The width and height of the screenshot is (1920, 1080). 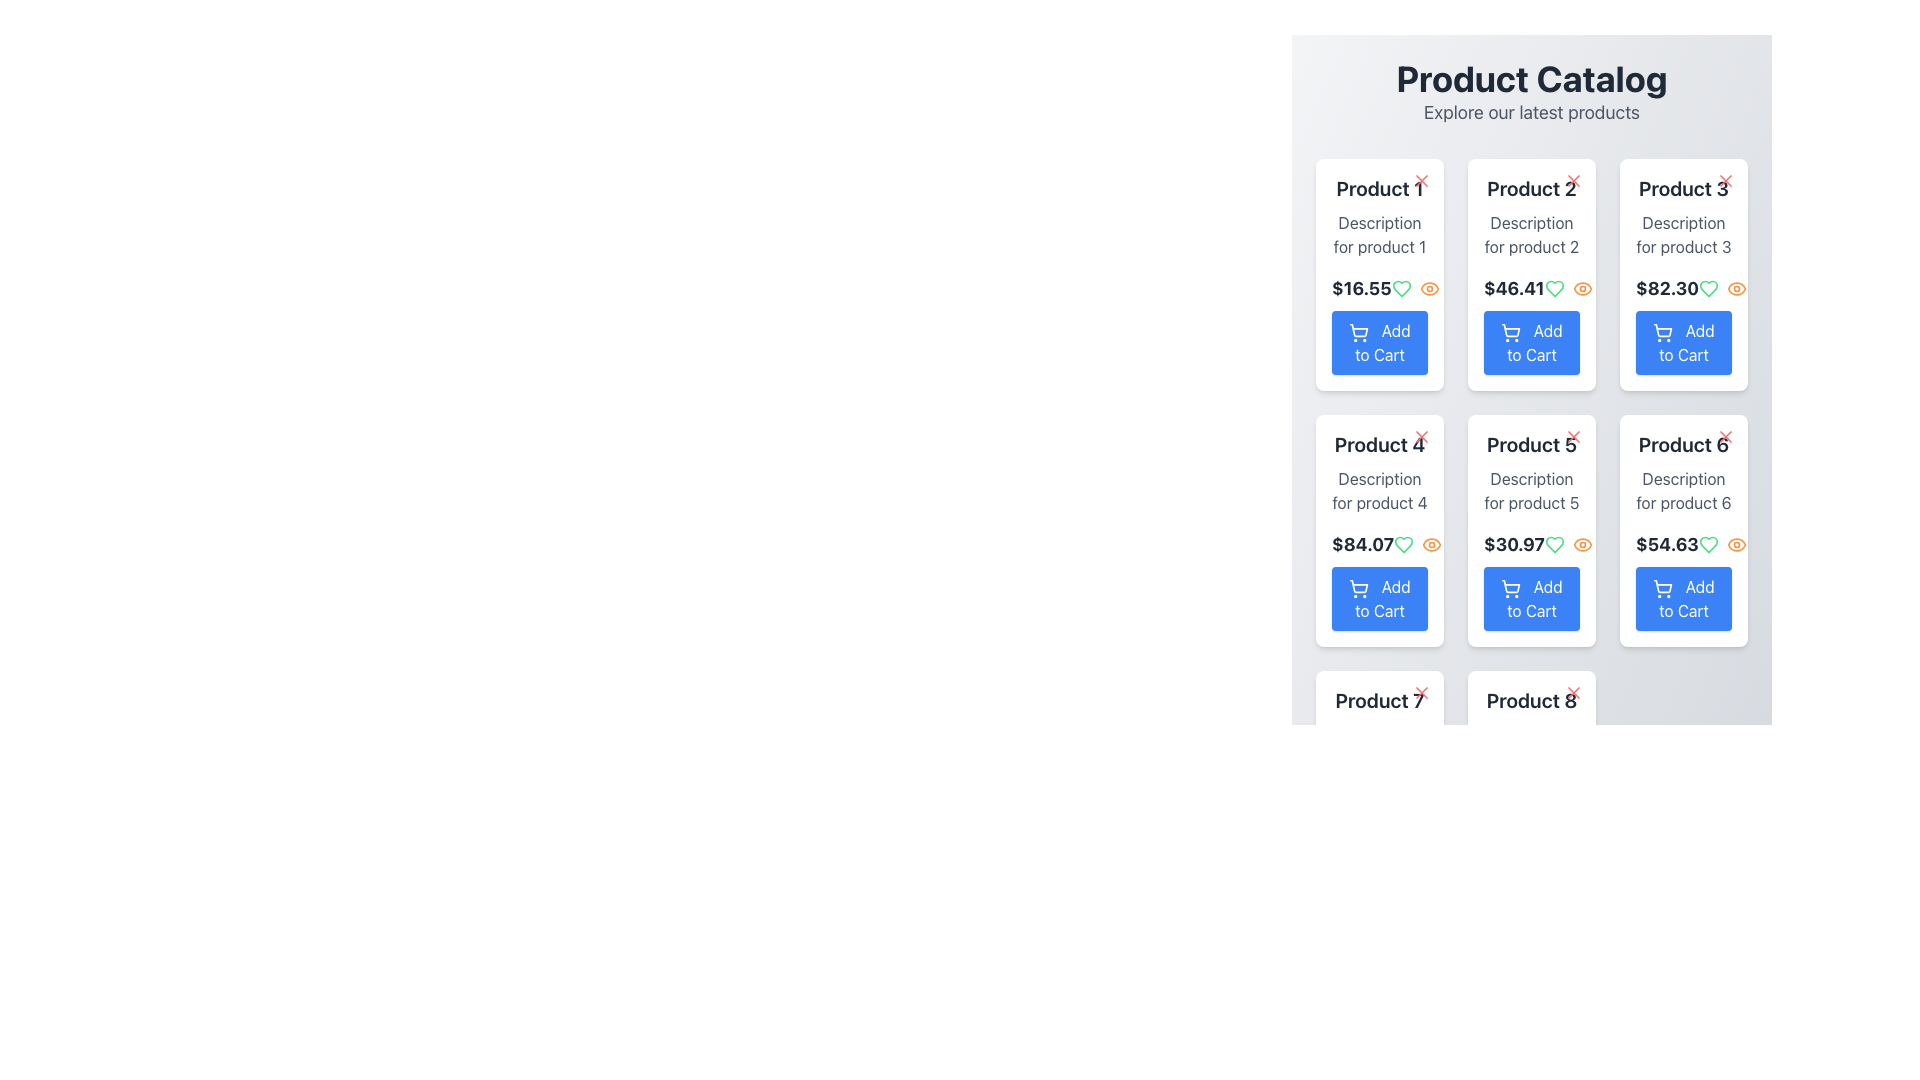 I want to click on the text label displaying 'Product 7', which is styled with bold black text and located at the top of a card component in the product grid view, so click(x=1379, y=700).